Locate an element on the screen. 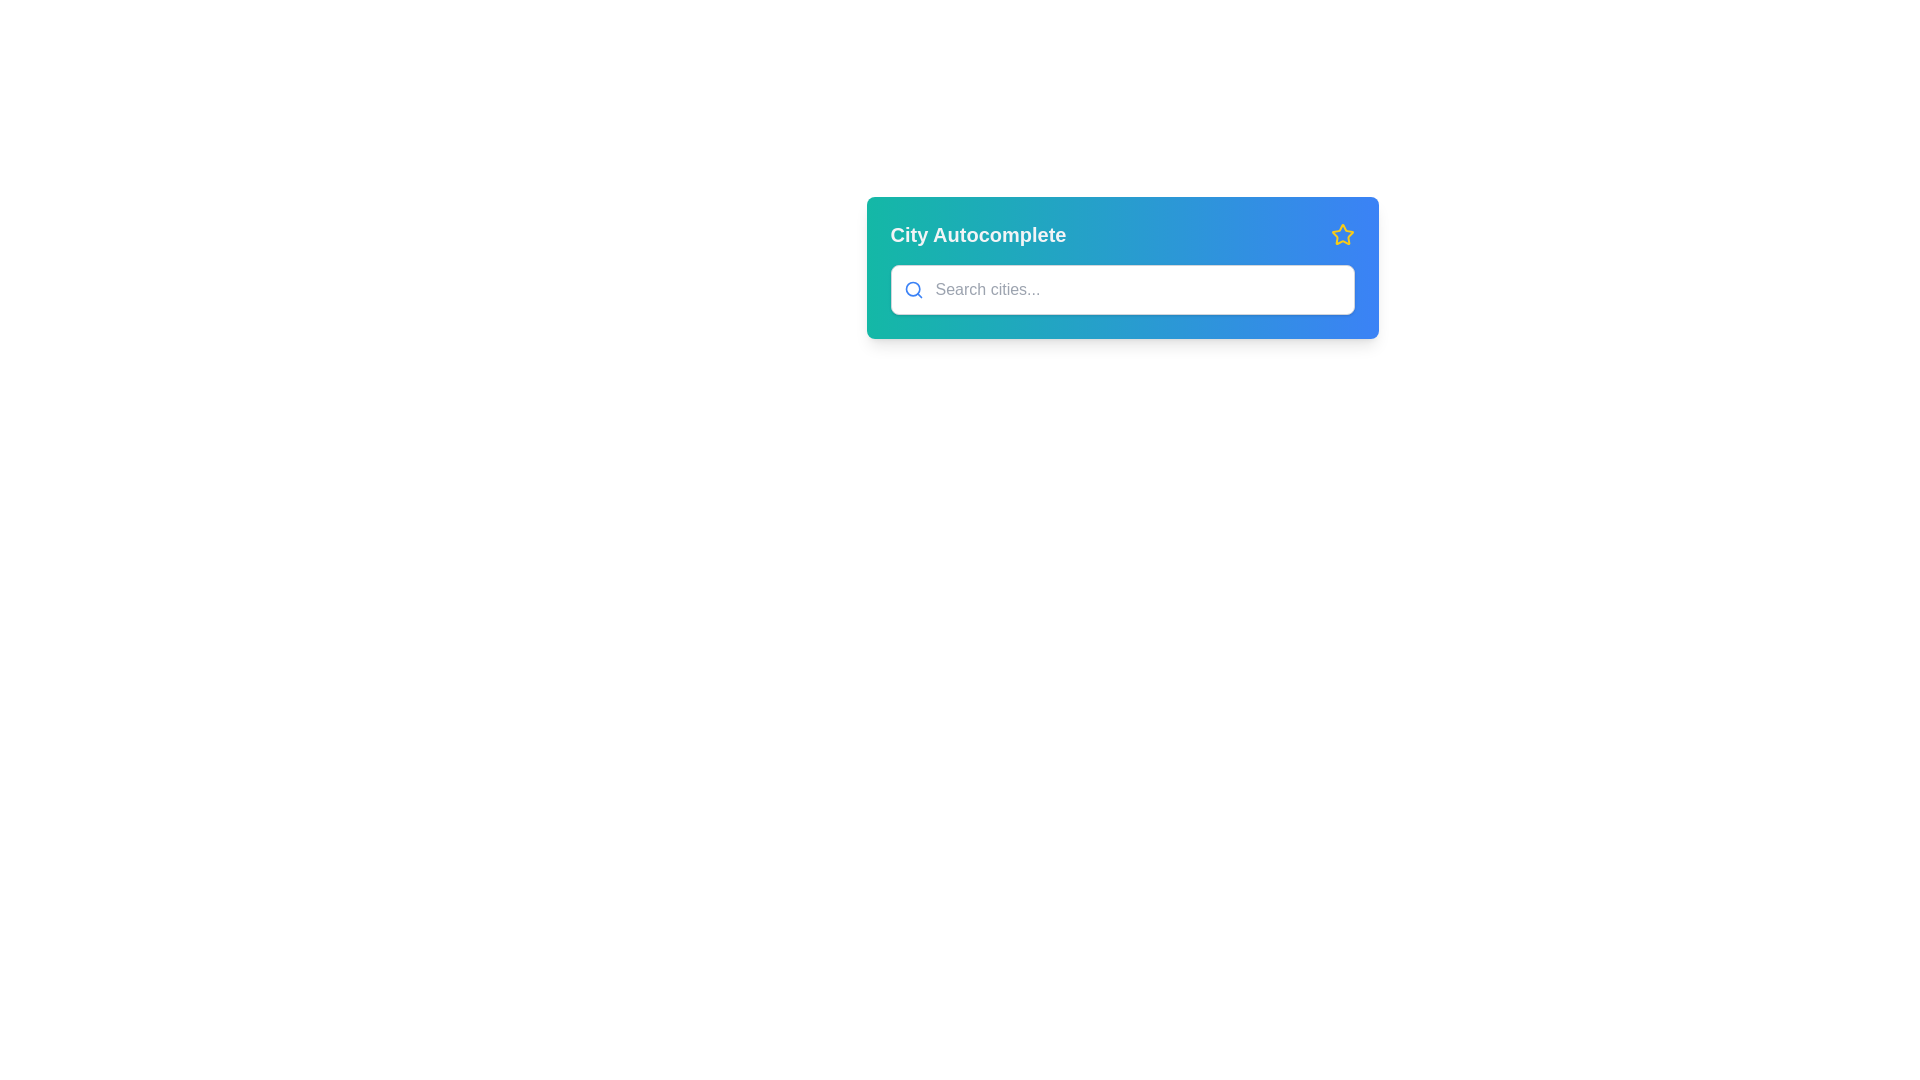  the star icon located at the top-right corner of the UI card, adjacent to 'City Autocomplete', to toggle its state is located at coordinates (1342, 234).